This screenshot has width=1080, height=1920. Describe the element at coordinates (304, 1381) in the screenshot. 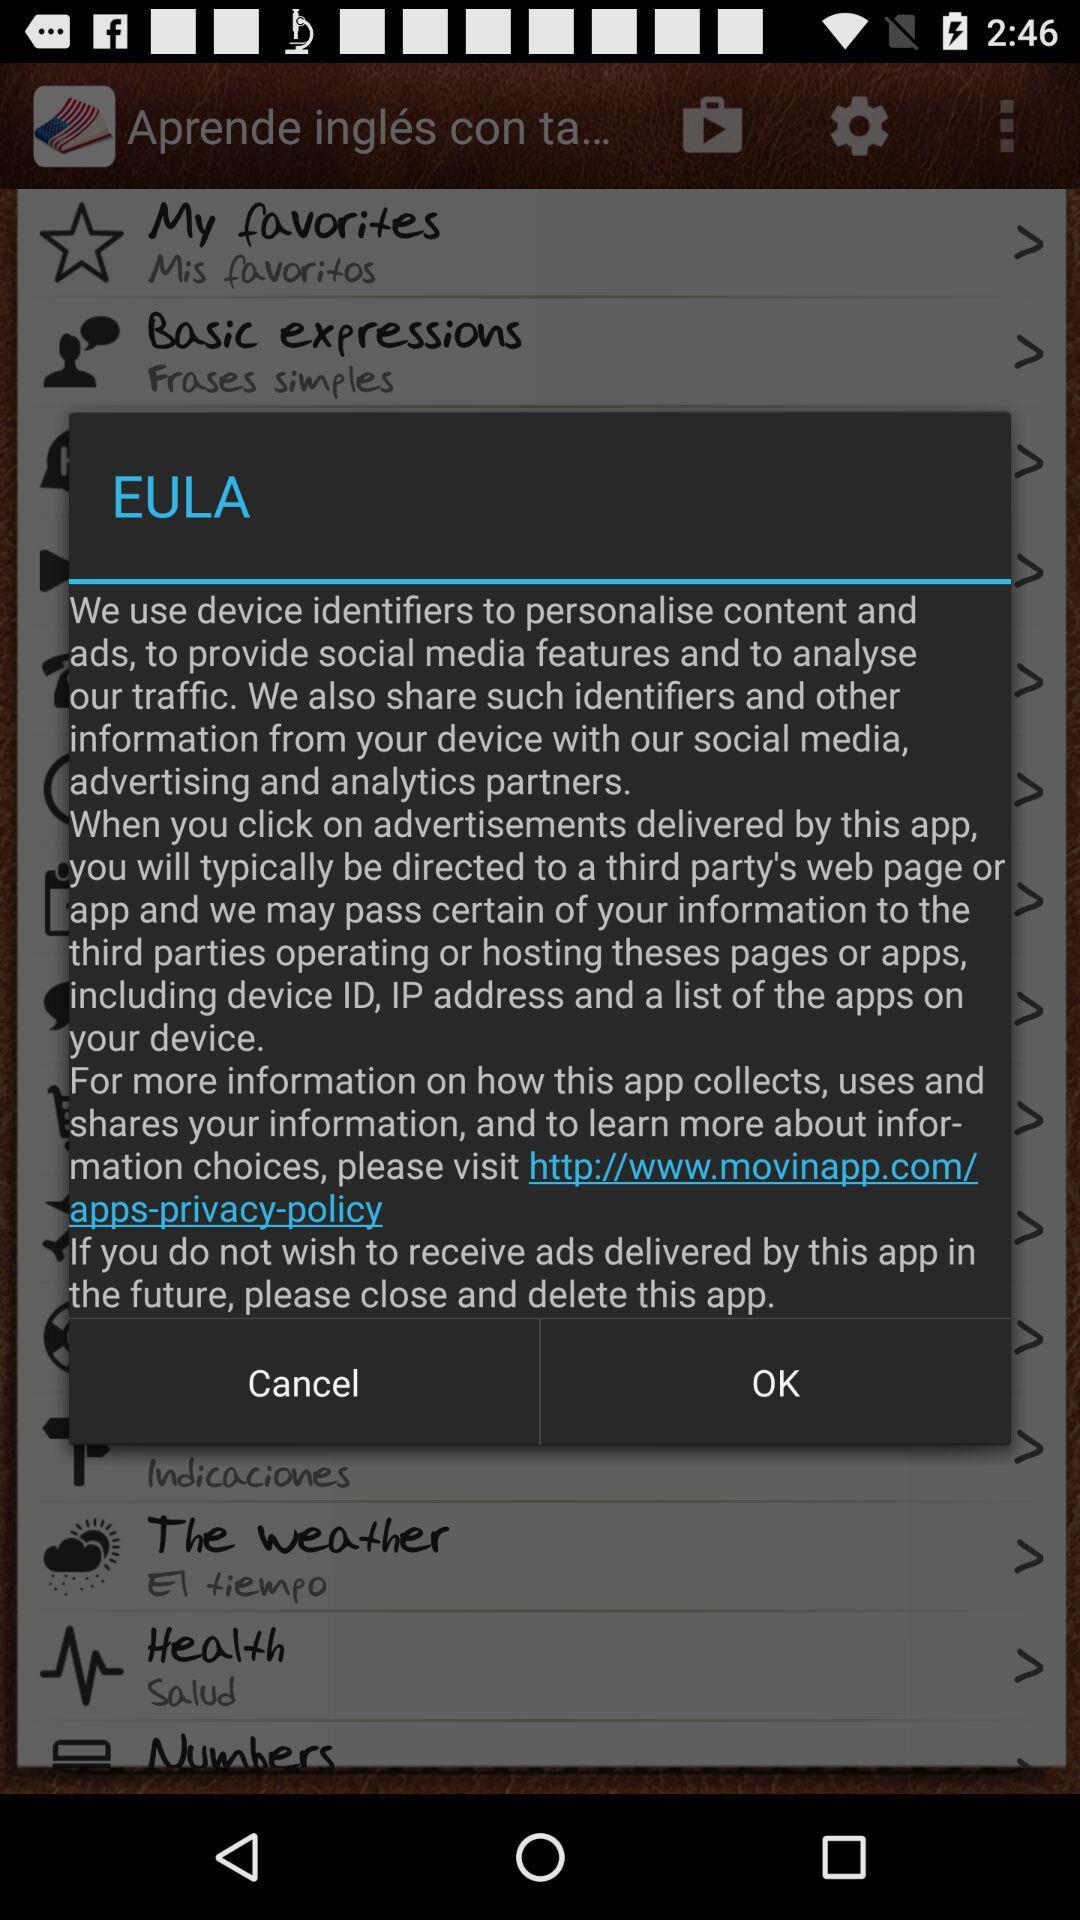

I see `app below we use device item` at that location.